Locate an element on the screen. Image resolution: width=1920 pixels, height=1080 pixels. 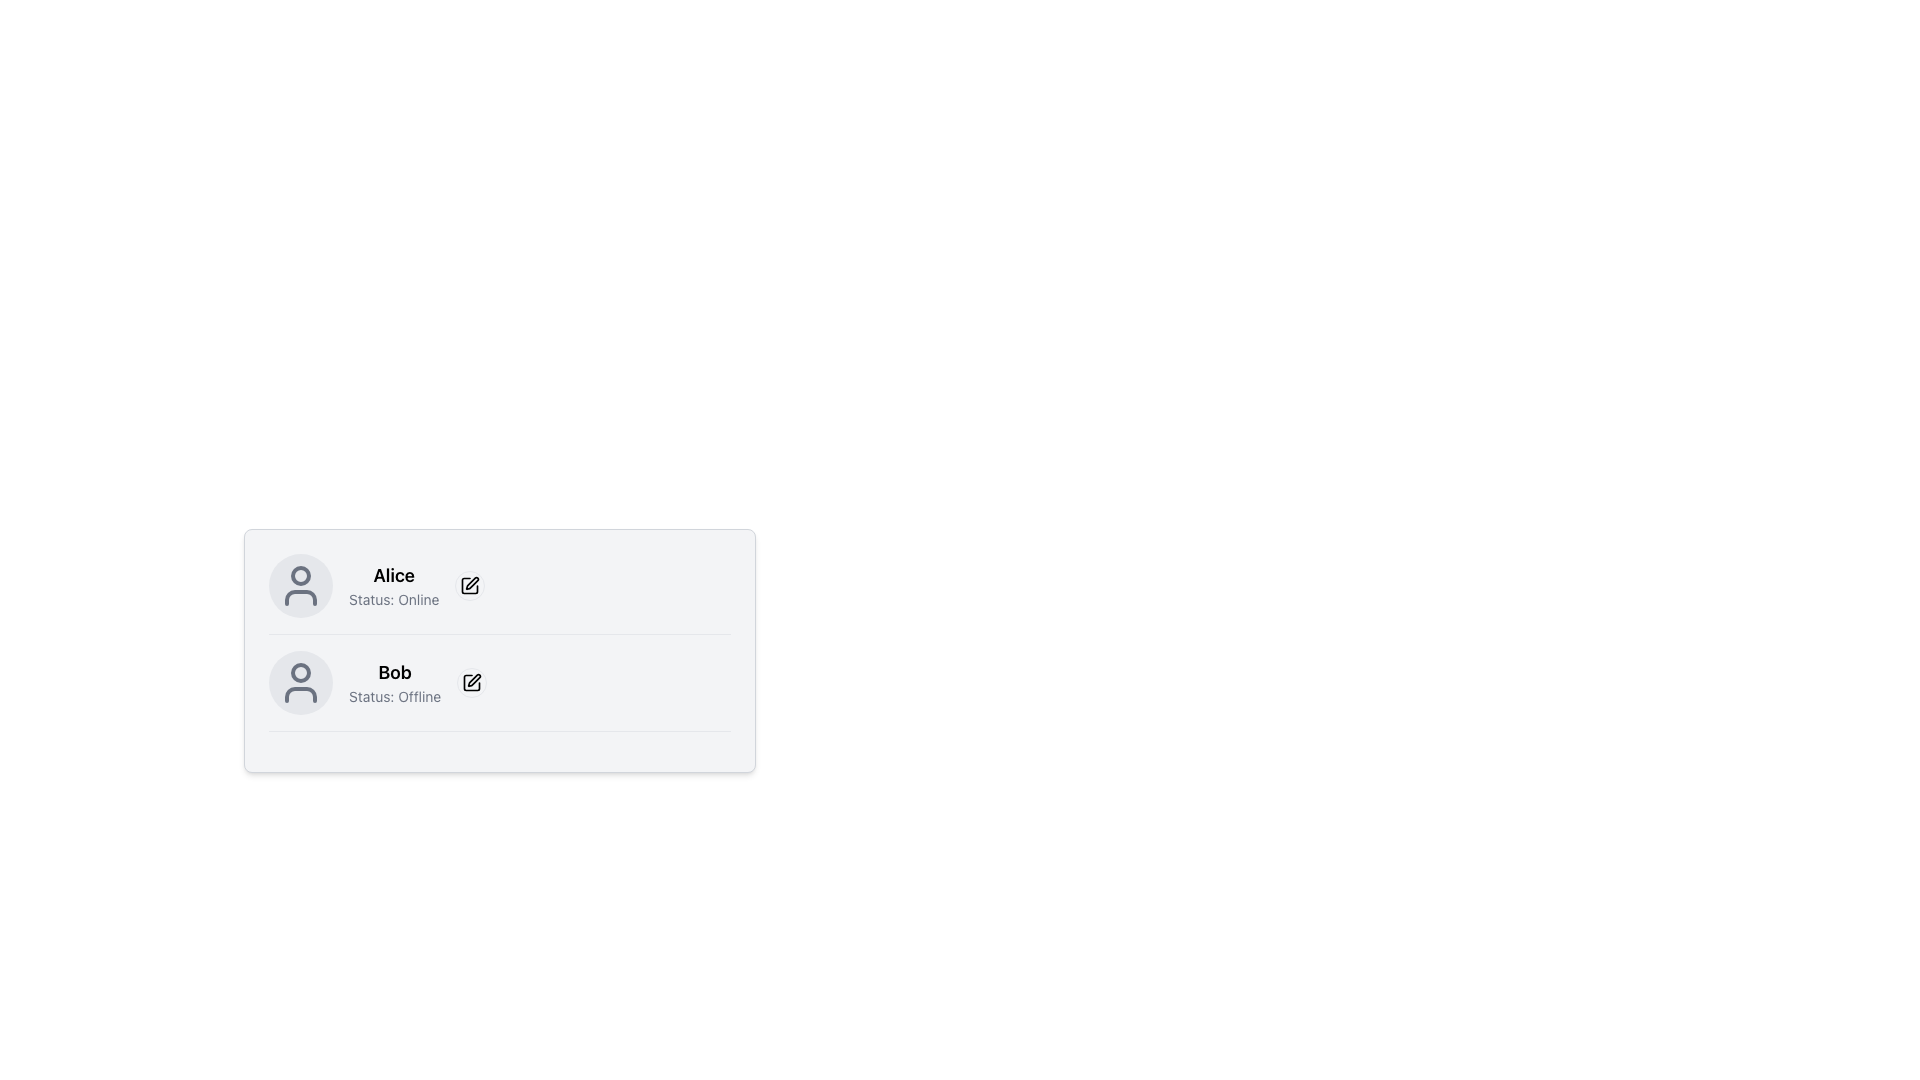
the text label indicating the online status of user 'Alice', which is positioned directly below her name in the card-like section is located at coordinates (394, 599).